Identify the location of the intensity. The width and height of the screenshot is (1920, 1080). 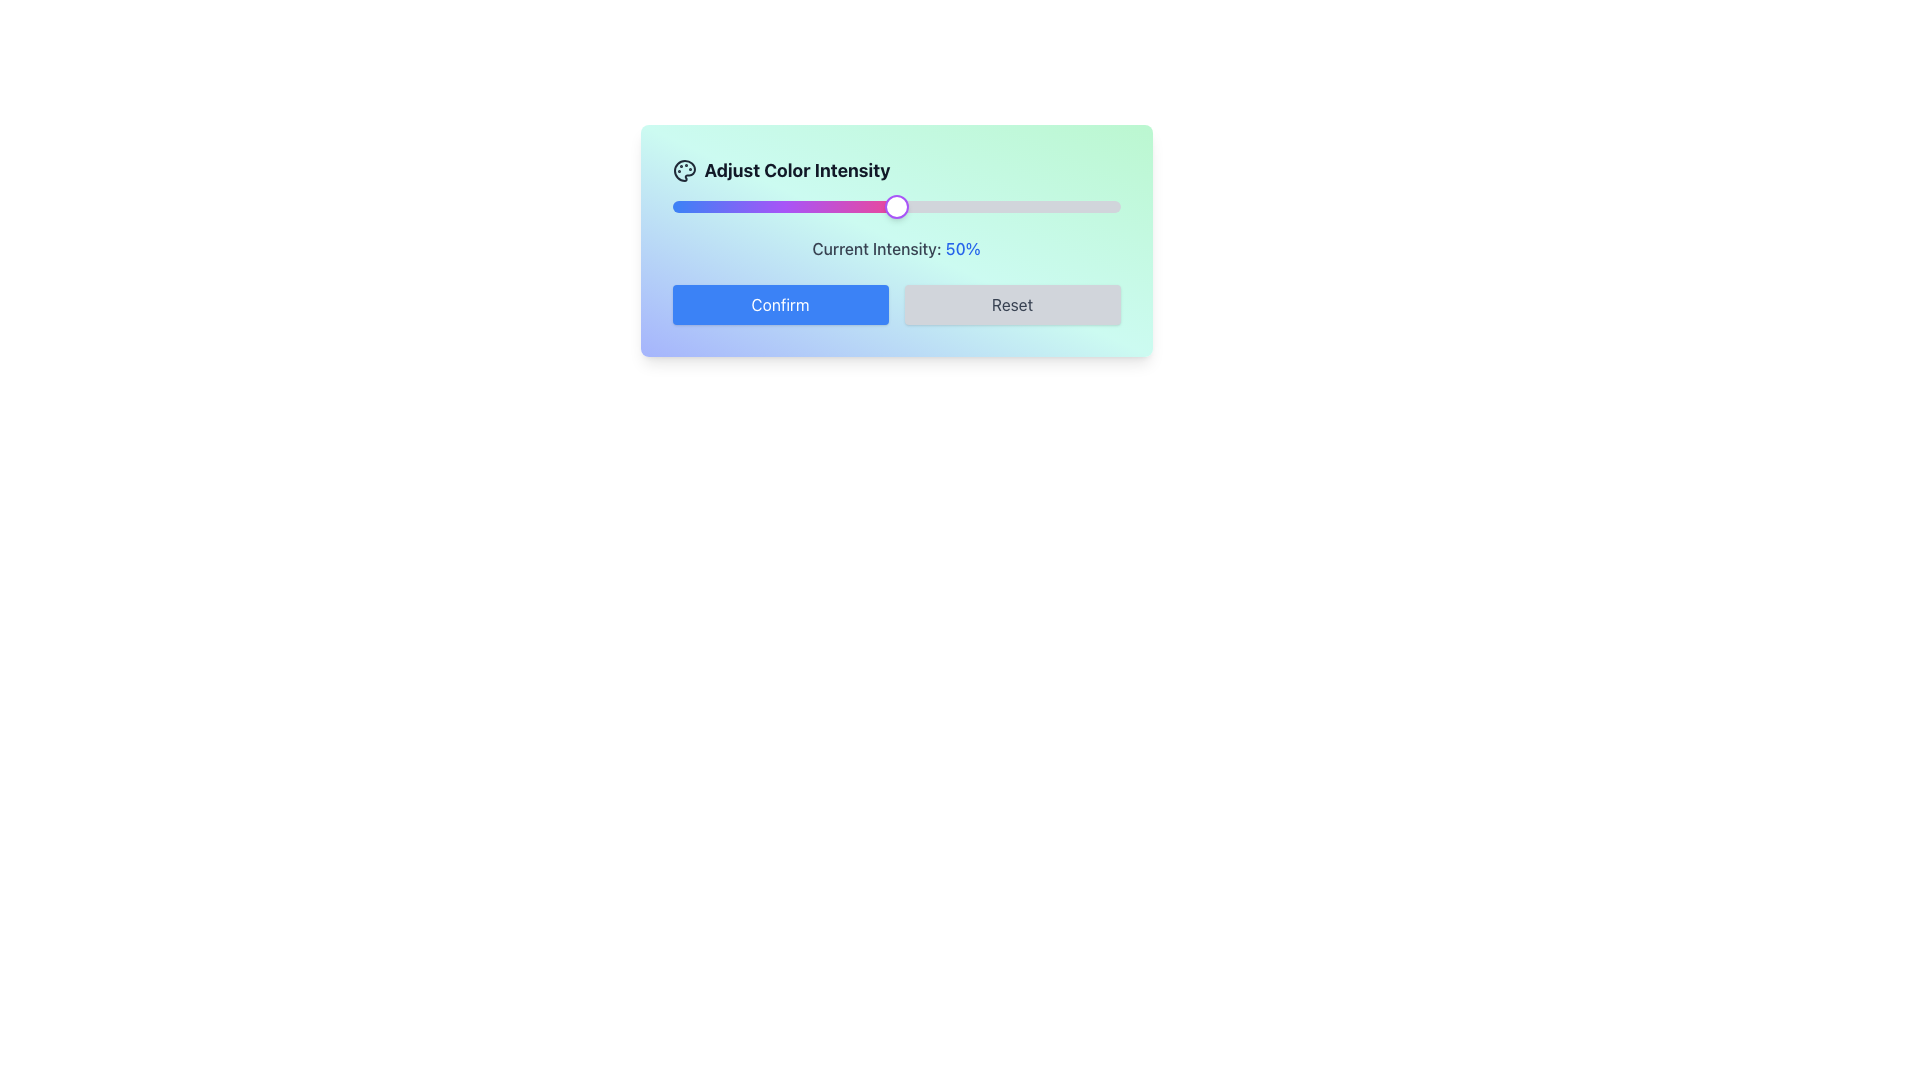
(885, 207).